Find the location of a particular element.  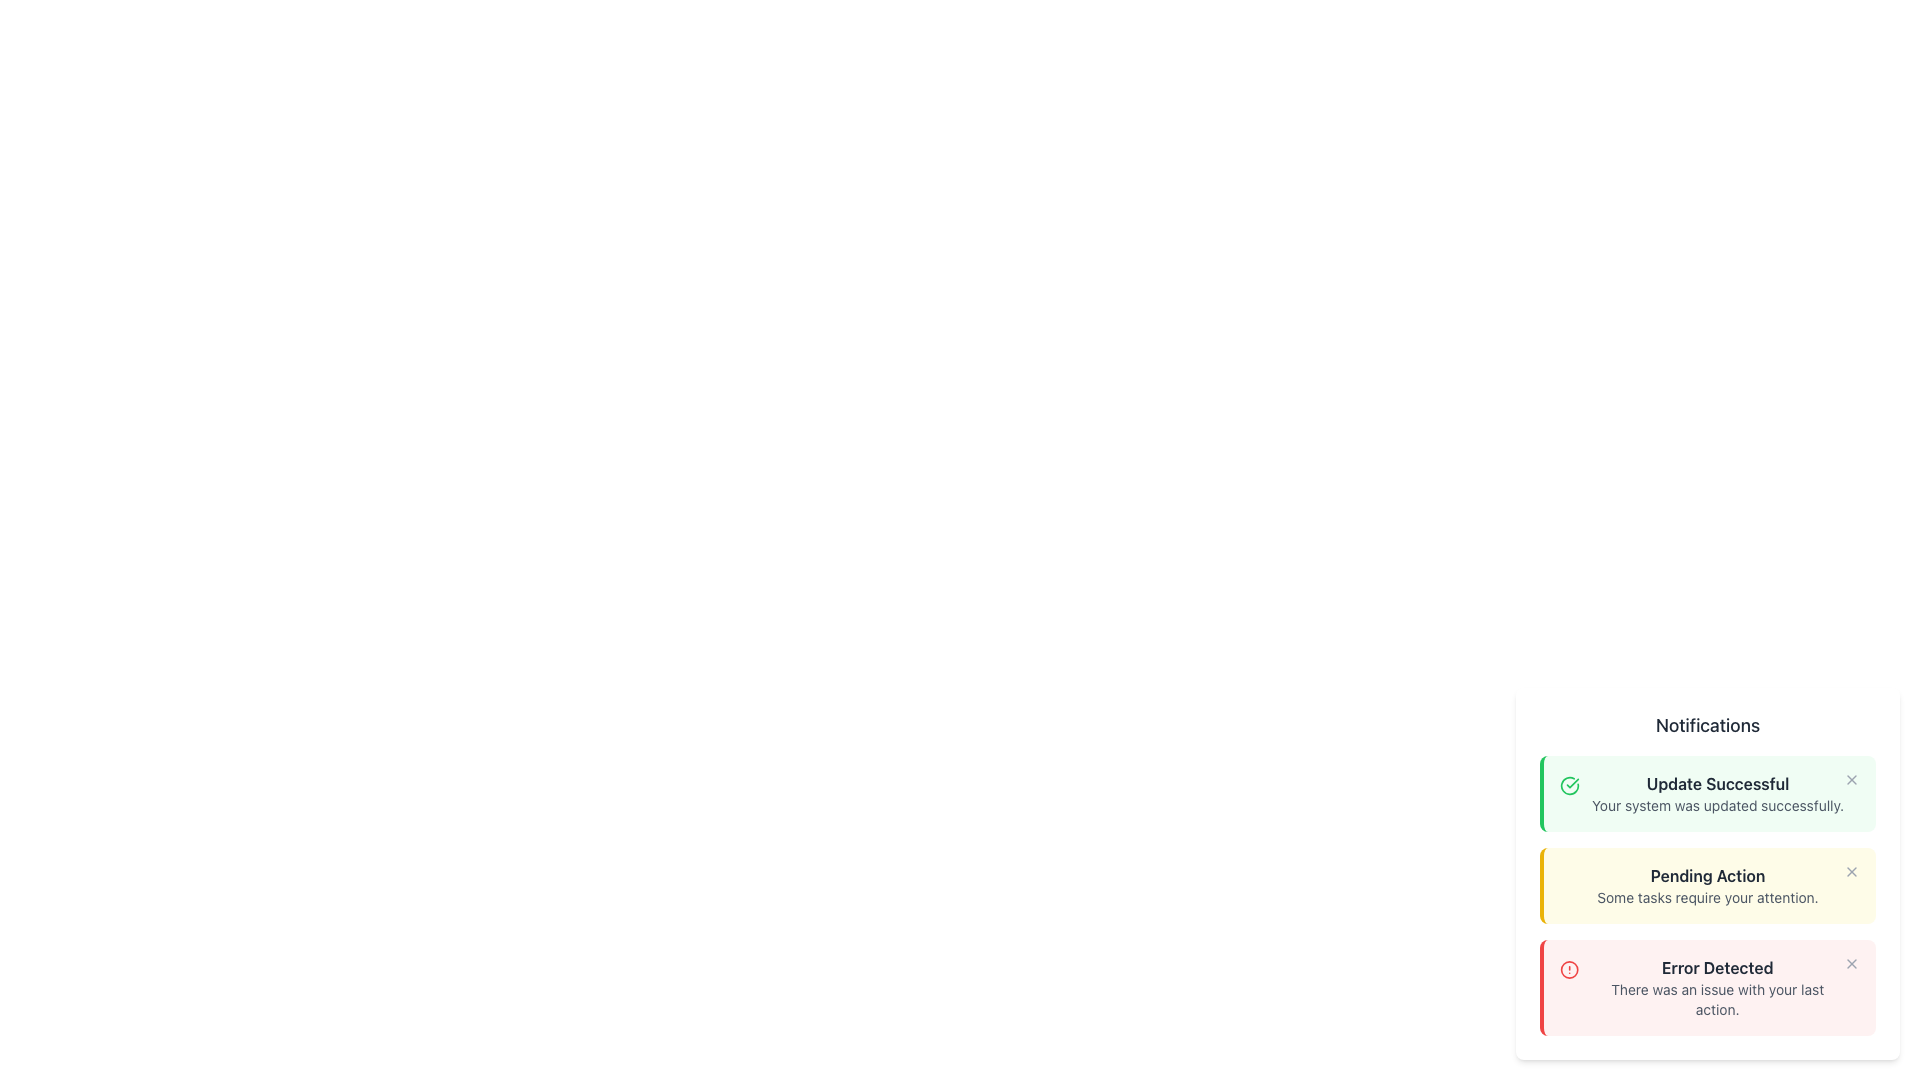

text content of the 'Pending Action' label displayed in a bold serif font within the notification card is located at coordinates (1707, 874).